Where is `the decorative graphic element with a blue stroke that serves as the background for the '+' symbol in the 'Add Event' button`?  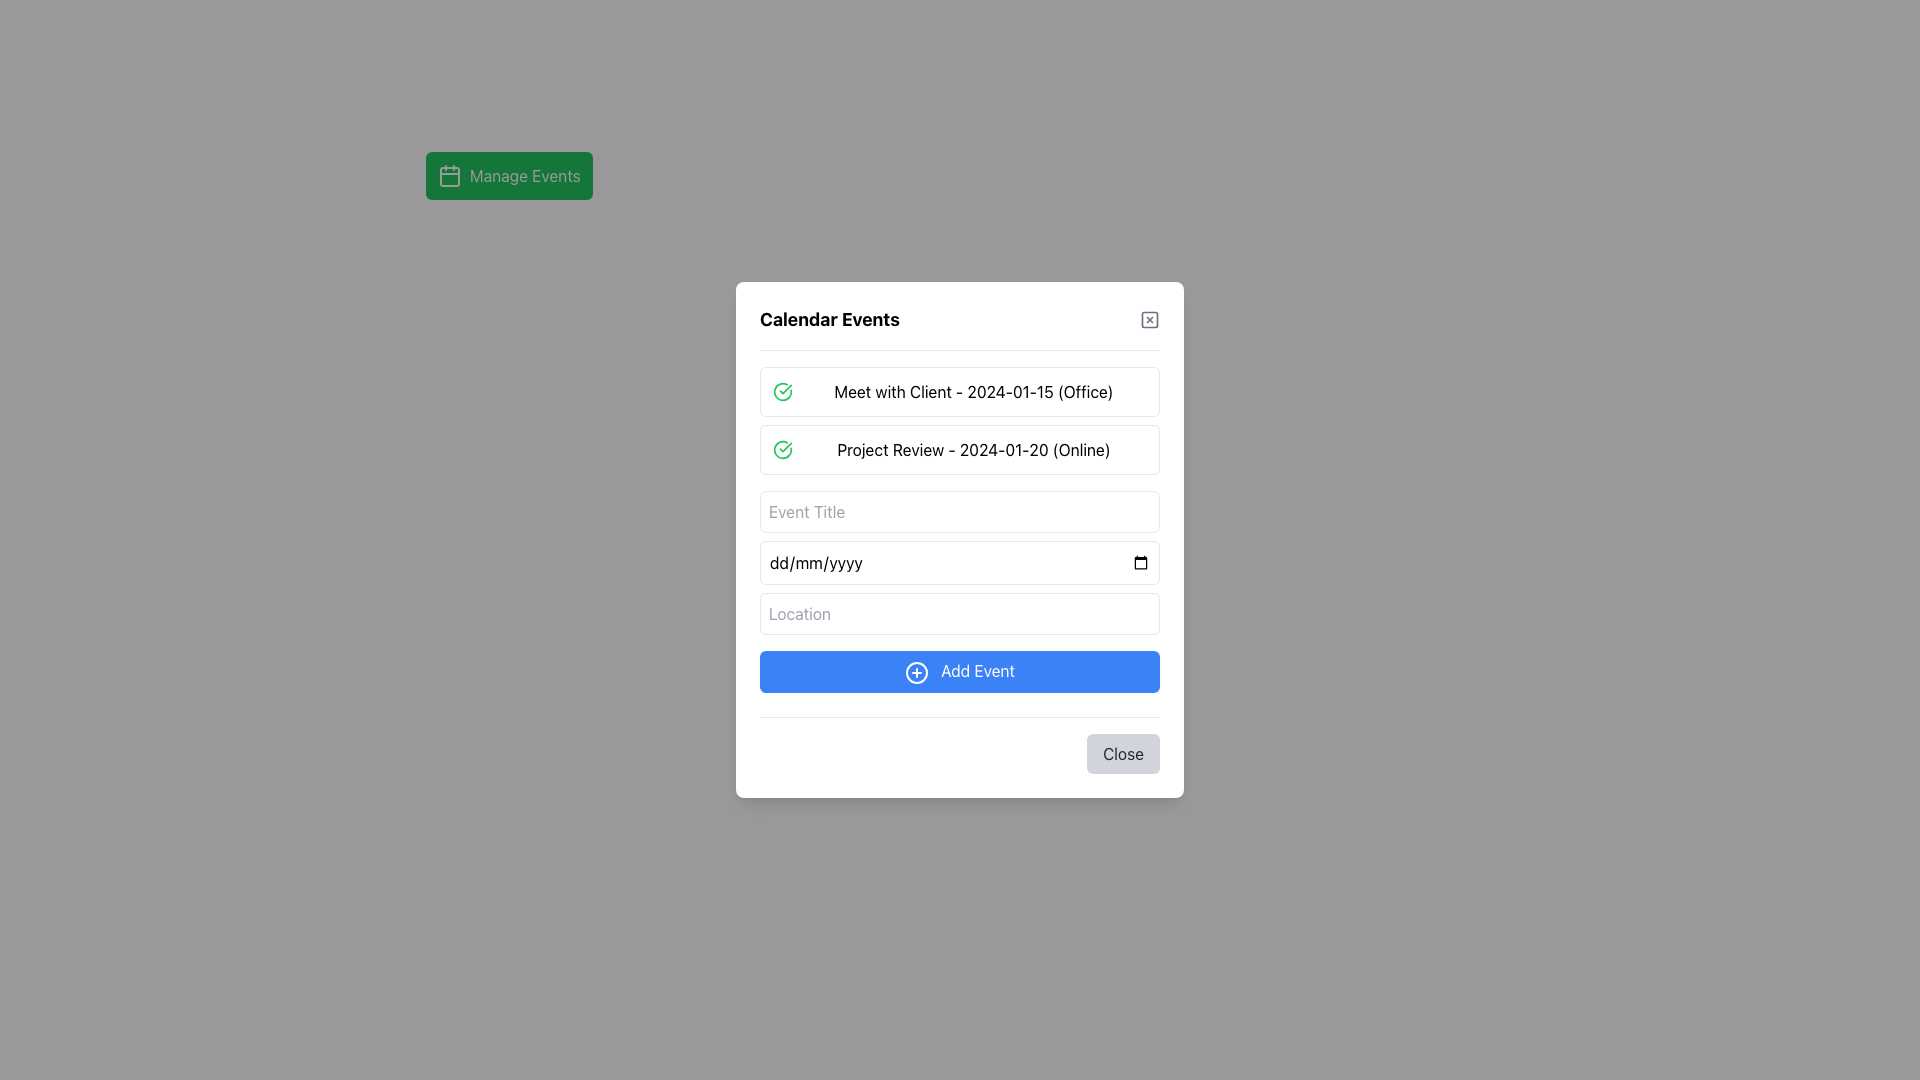 the decorative graphic element with a blue stroke that serves as the background for the '+' symbol in the 'Add Event' button is located at coordinates (915, 672).